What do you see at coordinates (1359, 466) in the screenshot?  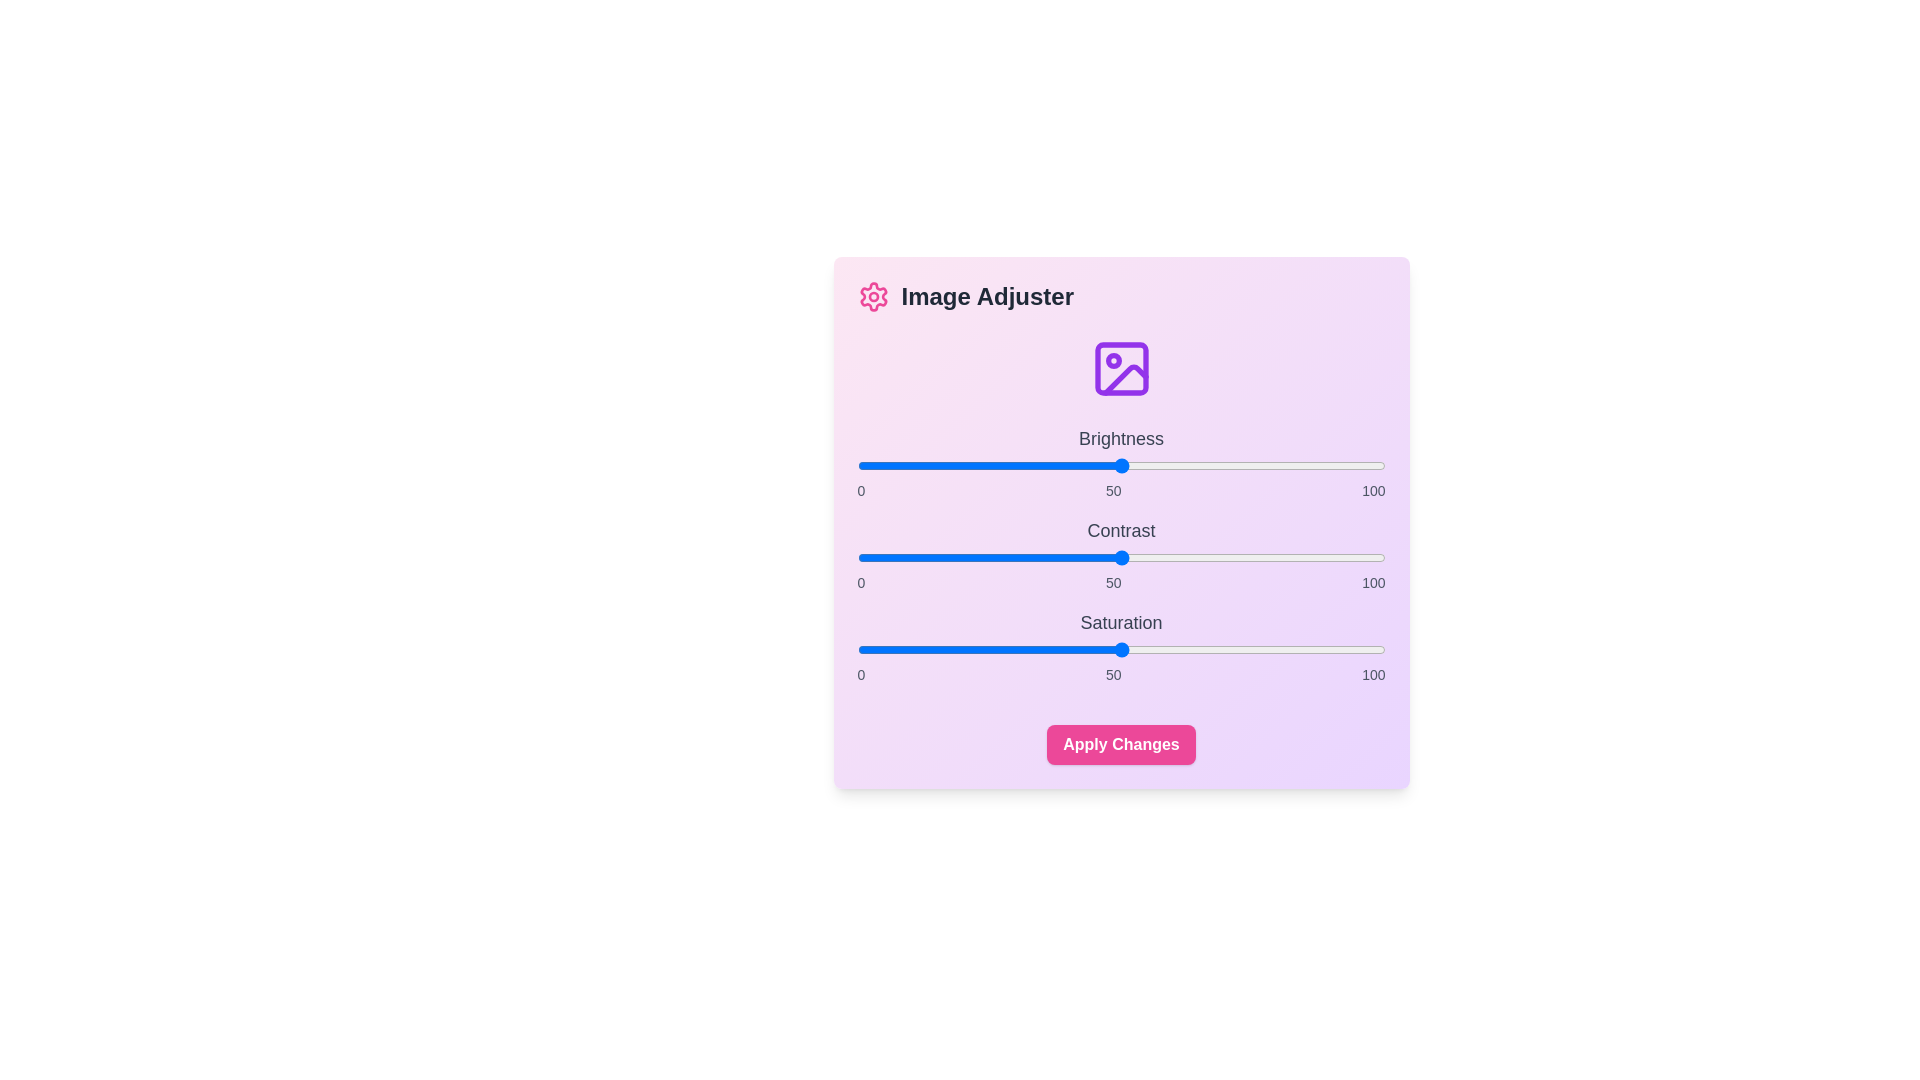 I see `the brightness slider to 95 value` at bounding box center [1359, 466].